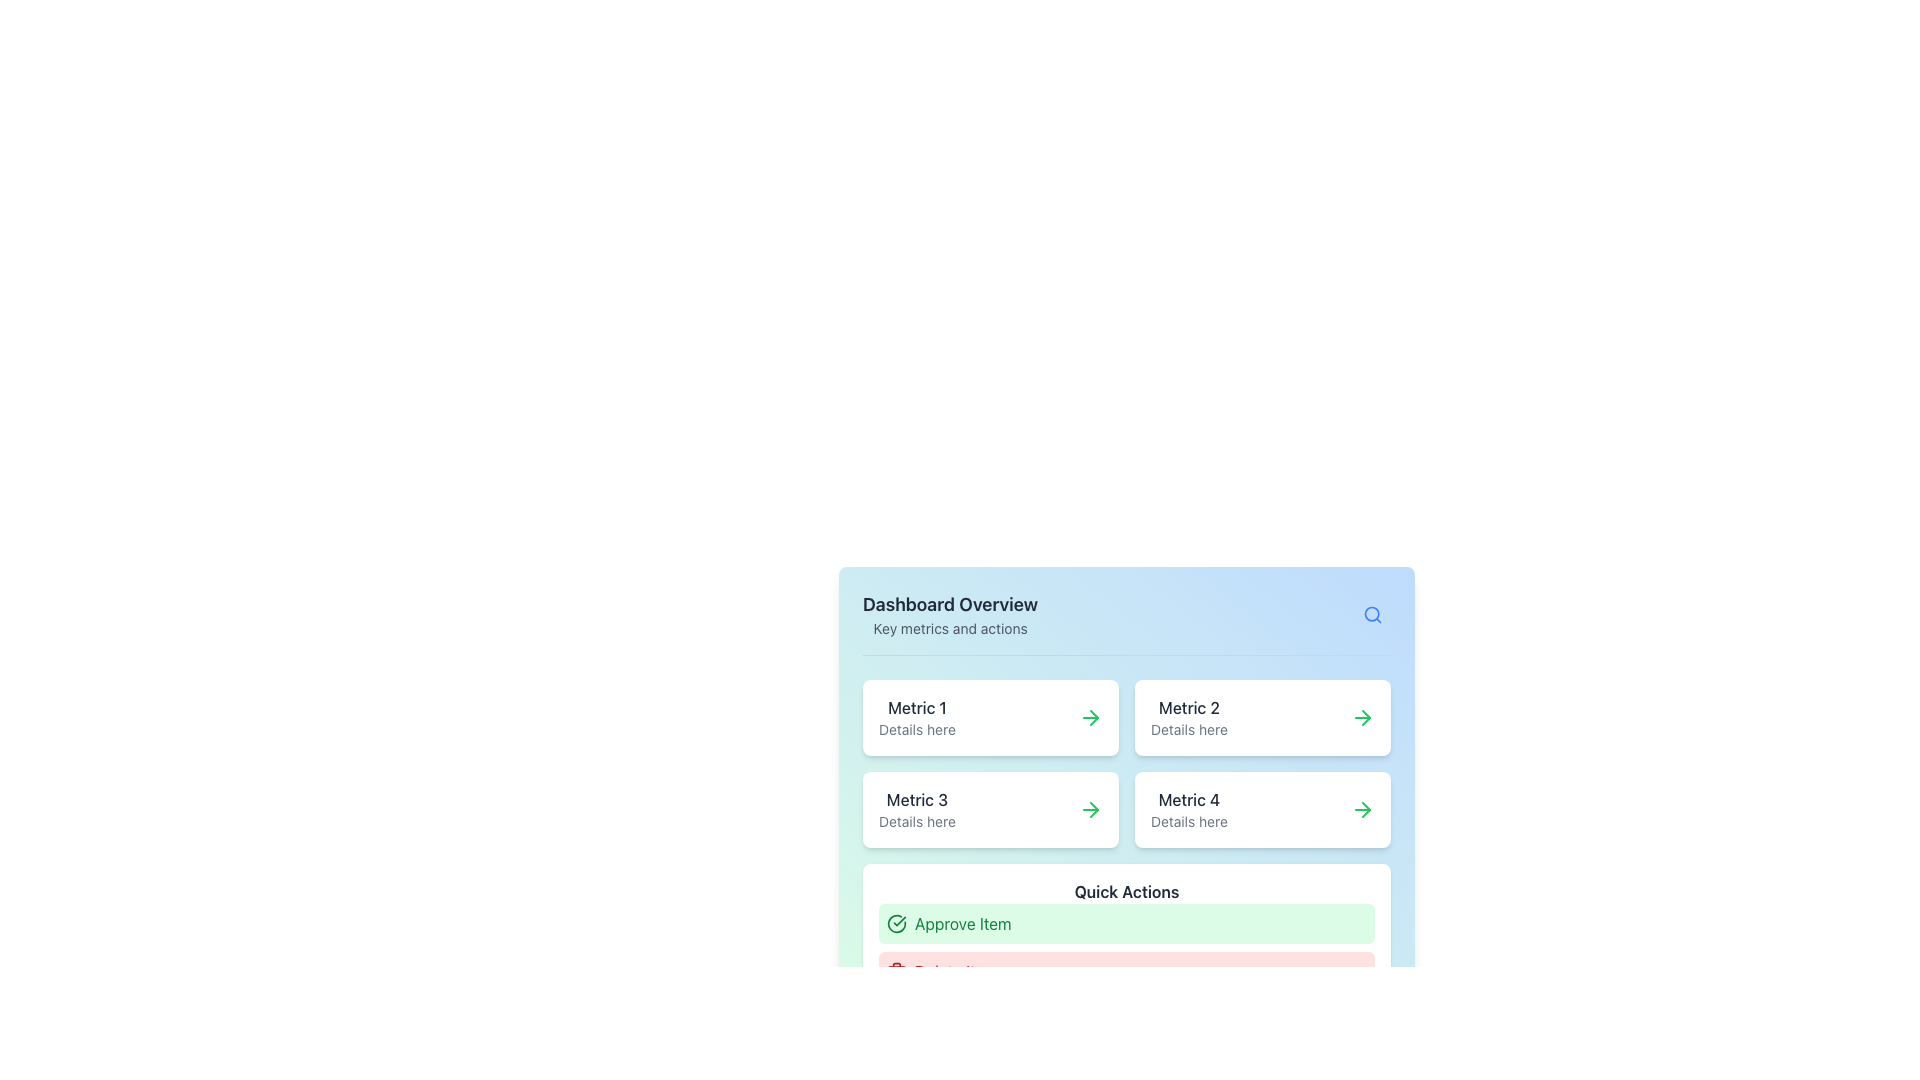  I want to click on the Text Label located in the top-right card under the title 'Dashboard Overview', which indicates the name or identifier for its corresponding data or functionality, so click(1189, 707).